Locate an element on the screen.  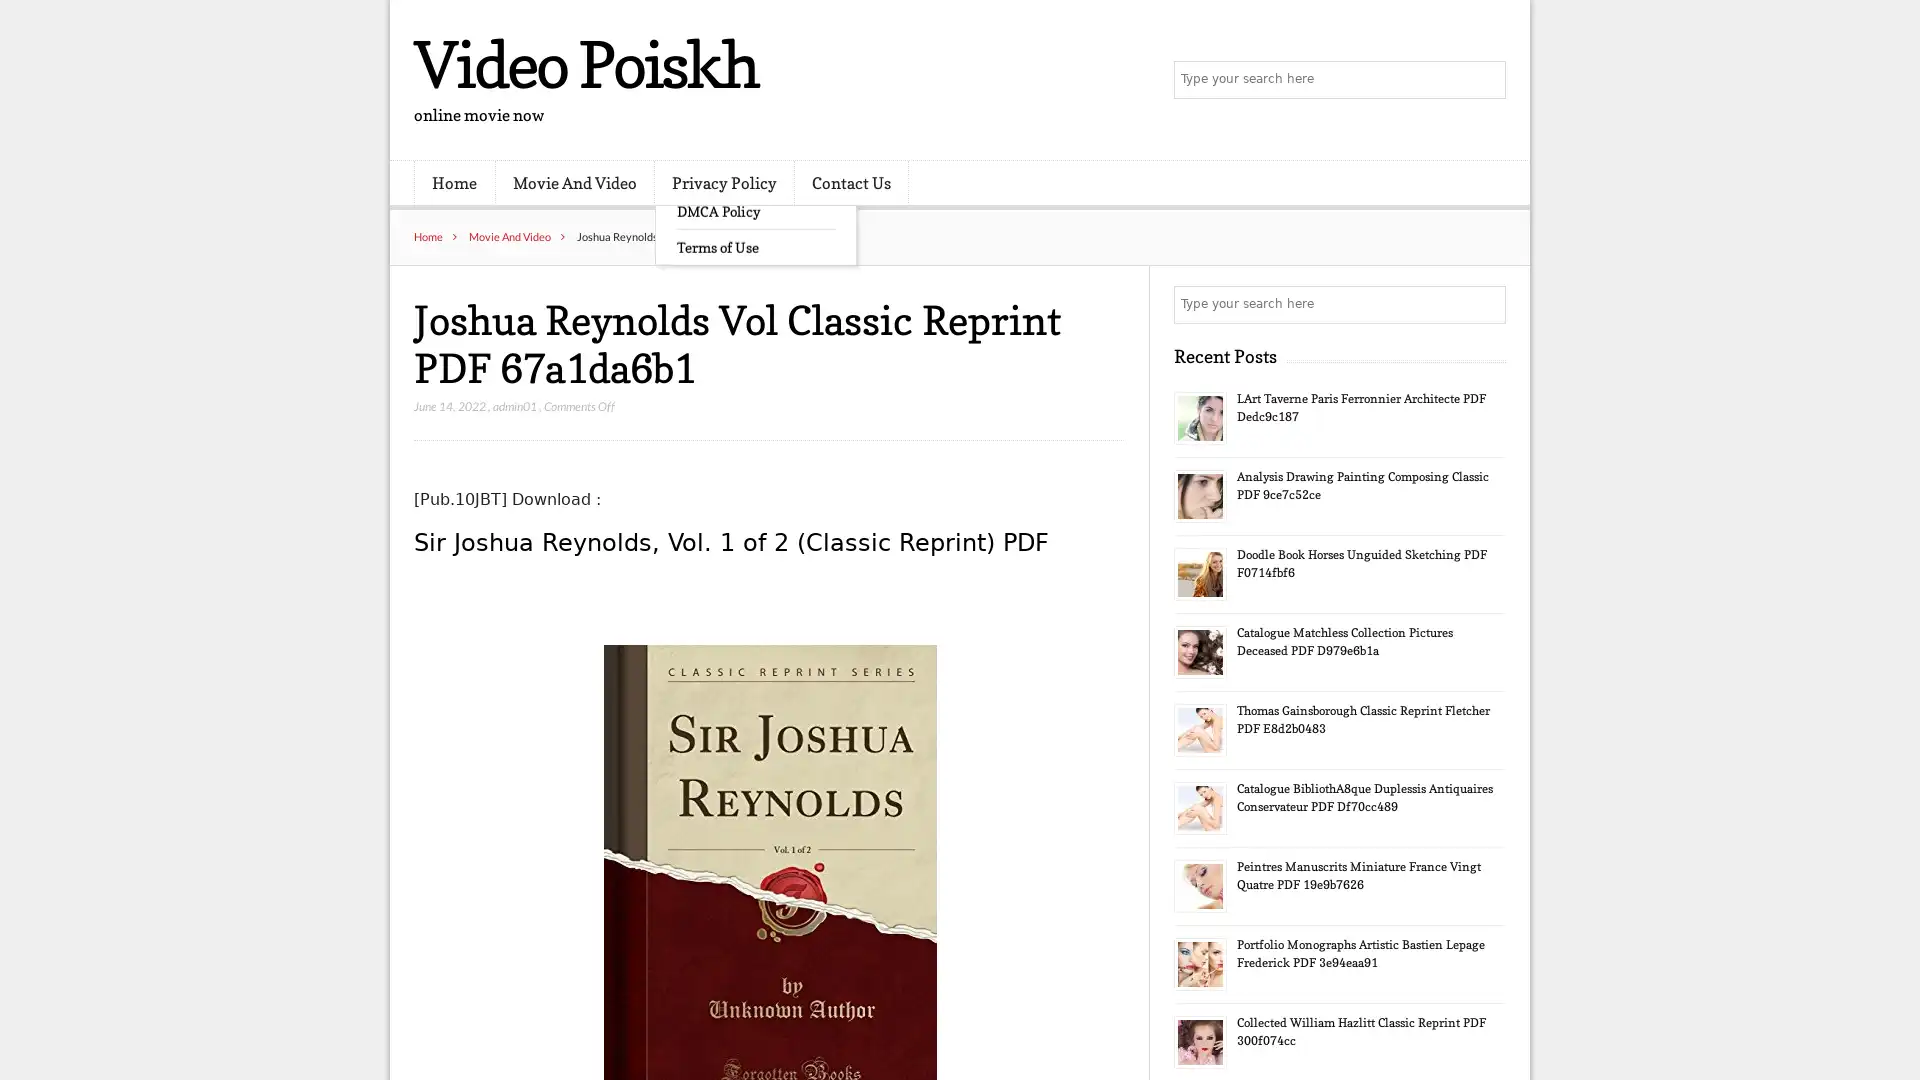
Search is located at coordinates (1485, 304).